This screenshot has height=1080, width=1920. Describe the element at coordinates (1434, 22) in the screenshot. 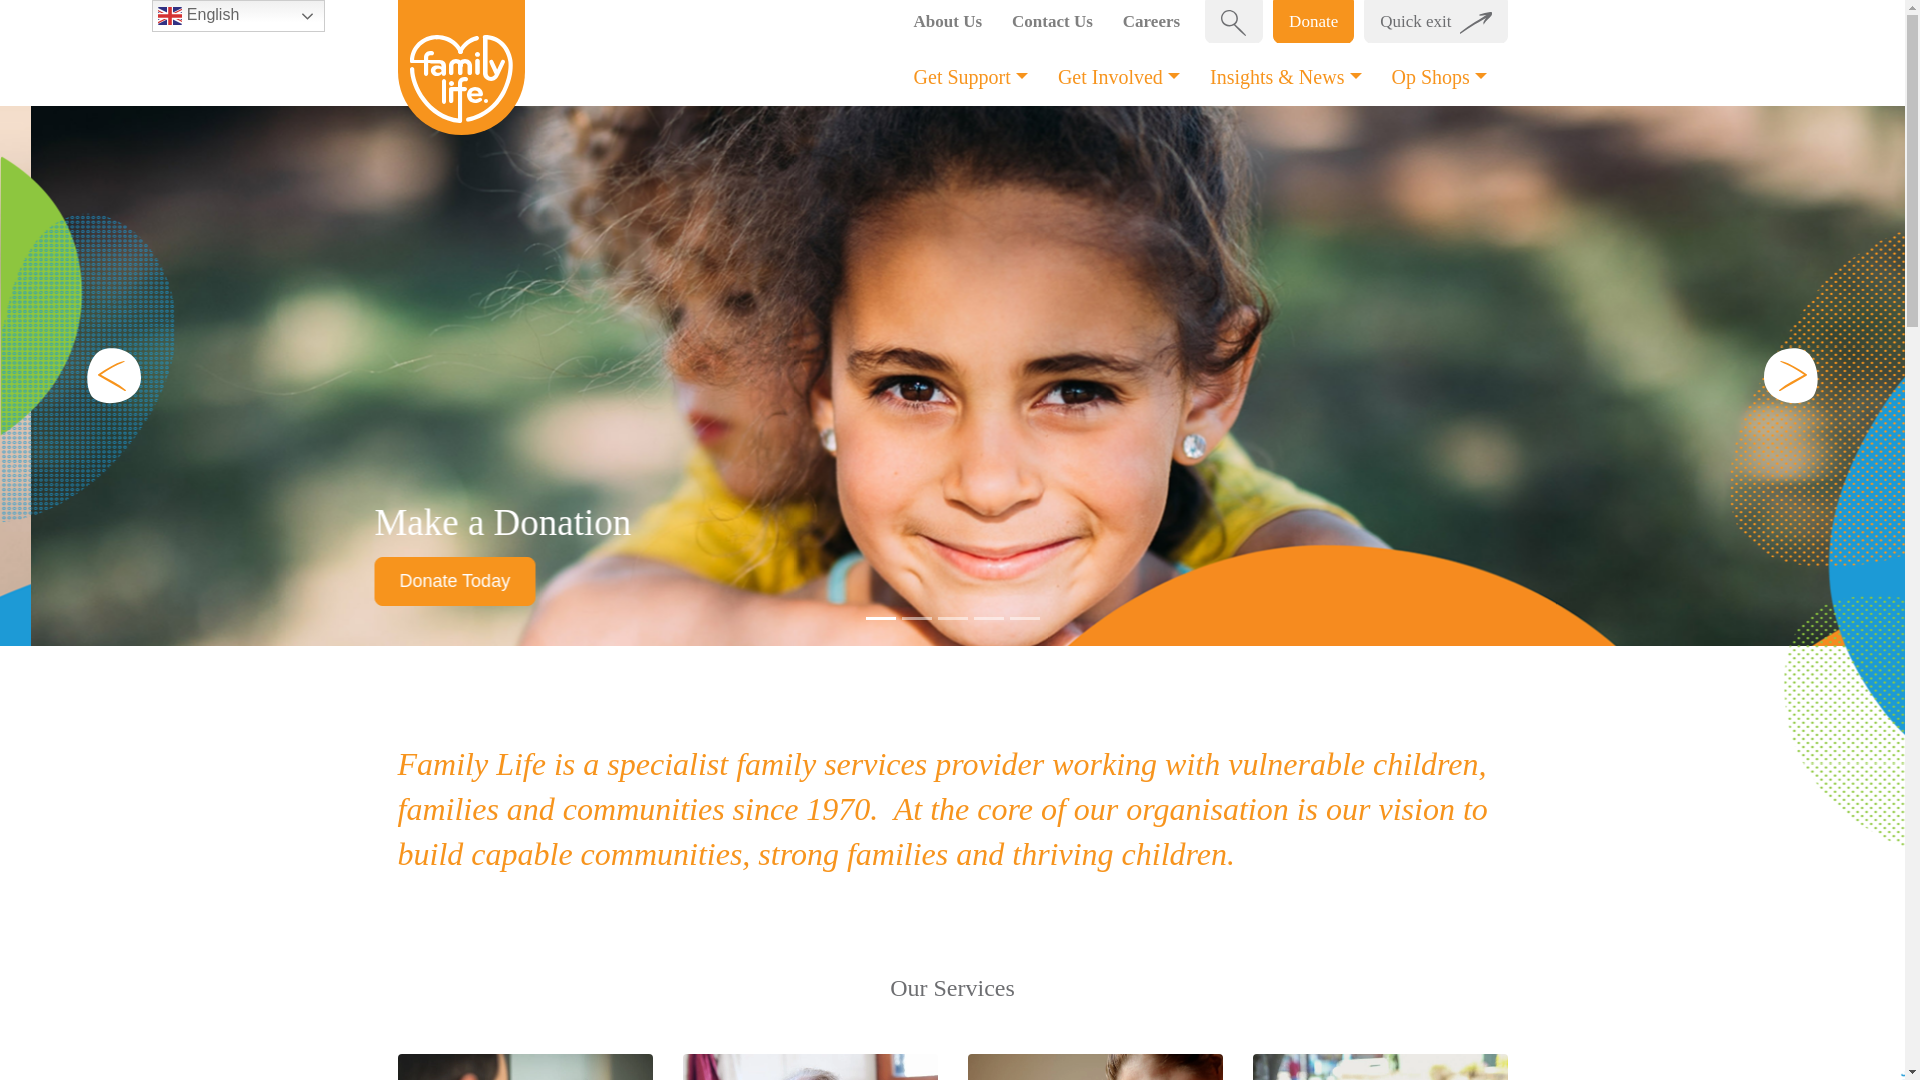

I see `'Quick exit'` at that location.